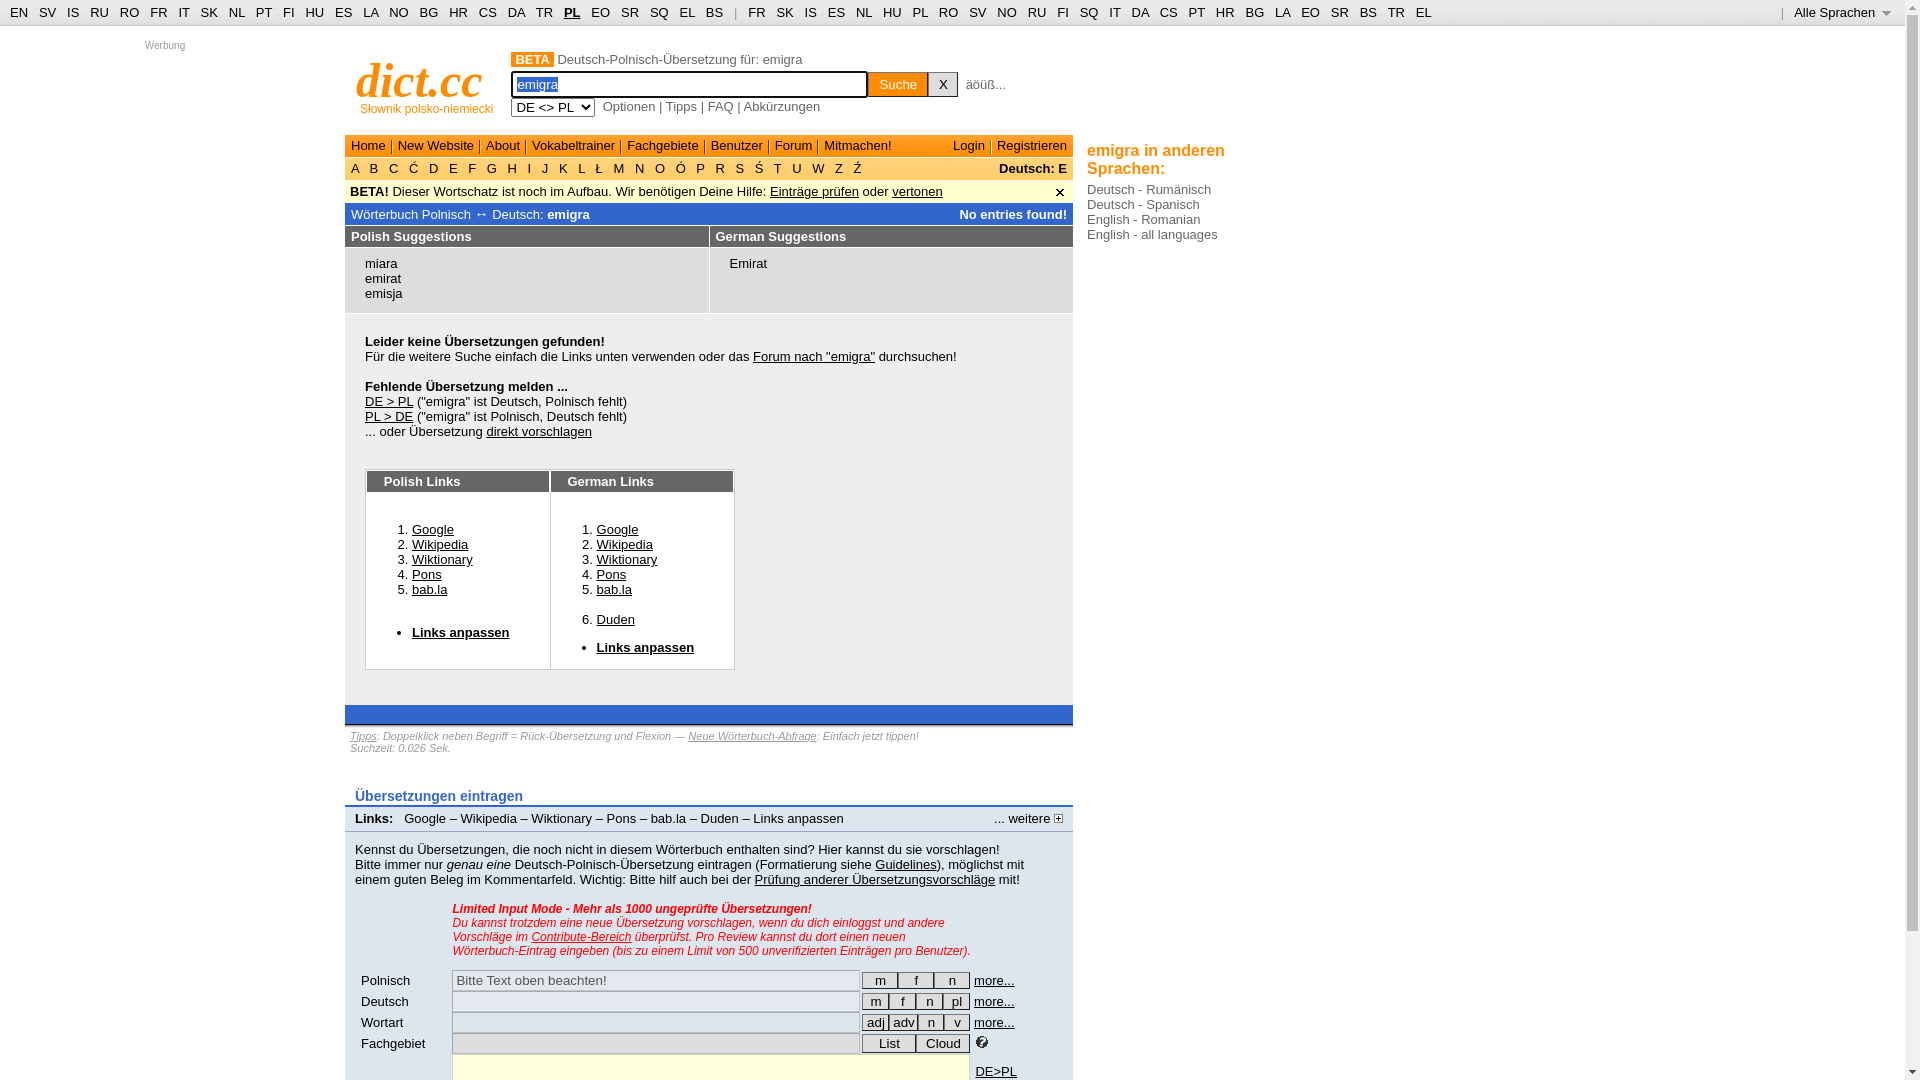 Image resolution: width=1920 pixels, height=1080 pixels. I want to click on 'Pons', so click(595, 574).